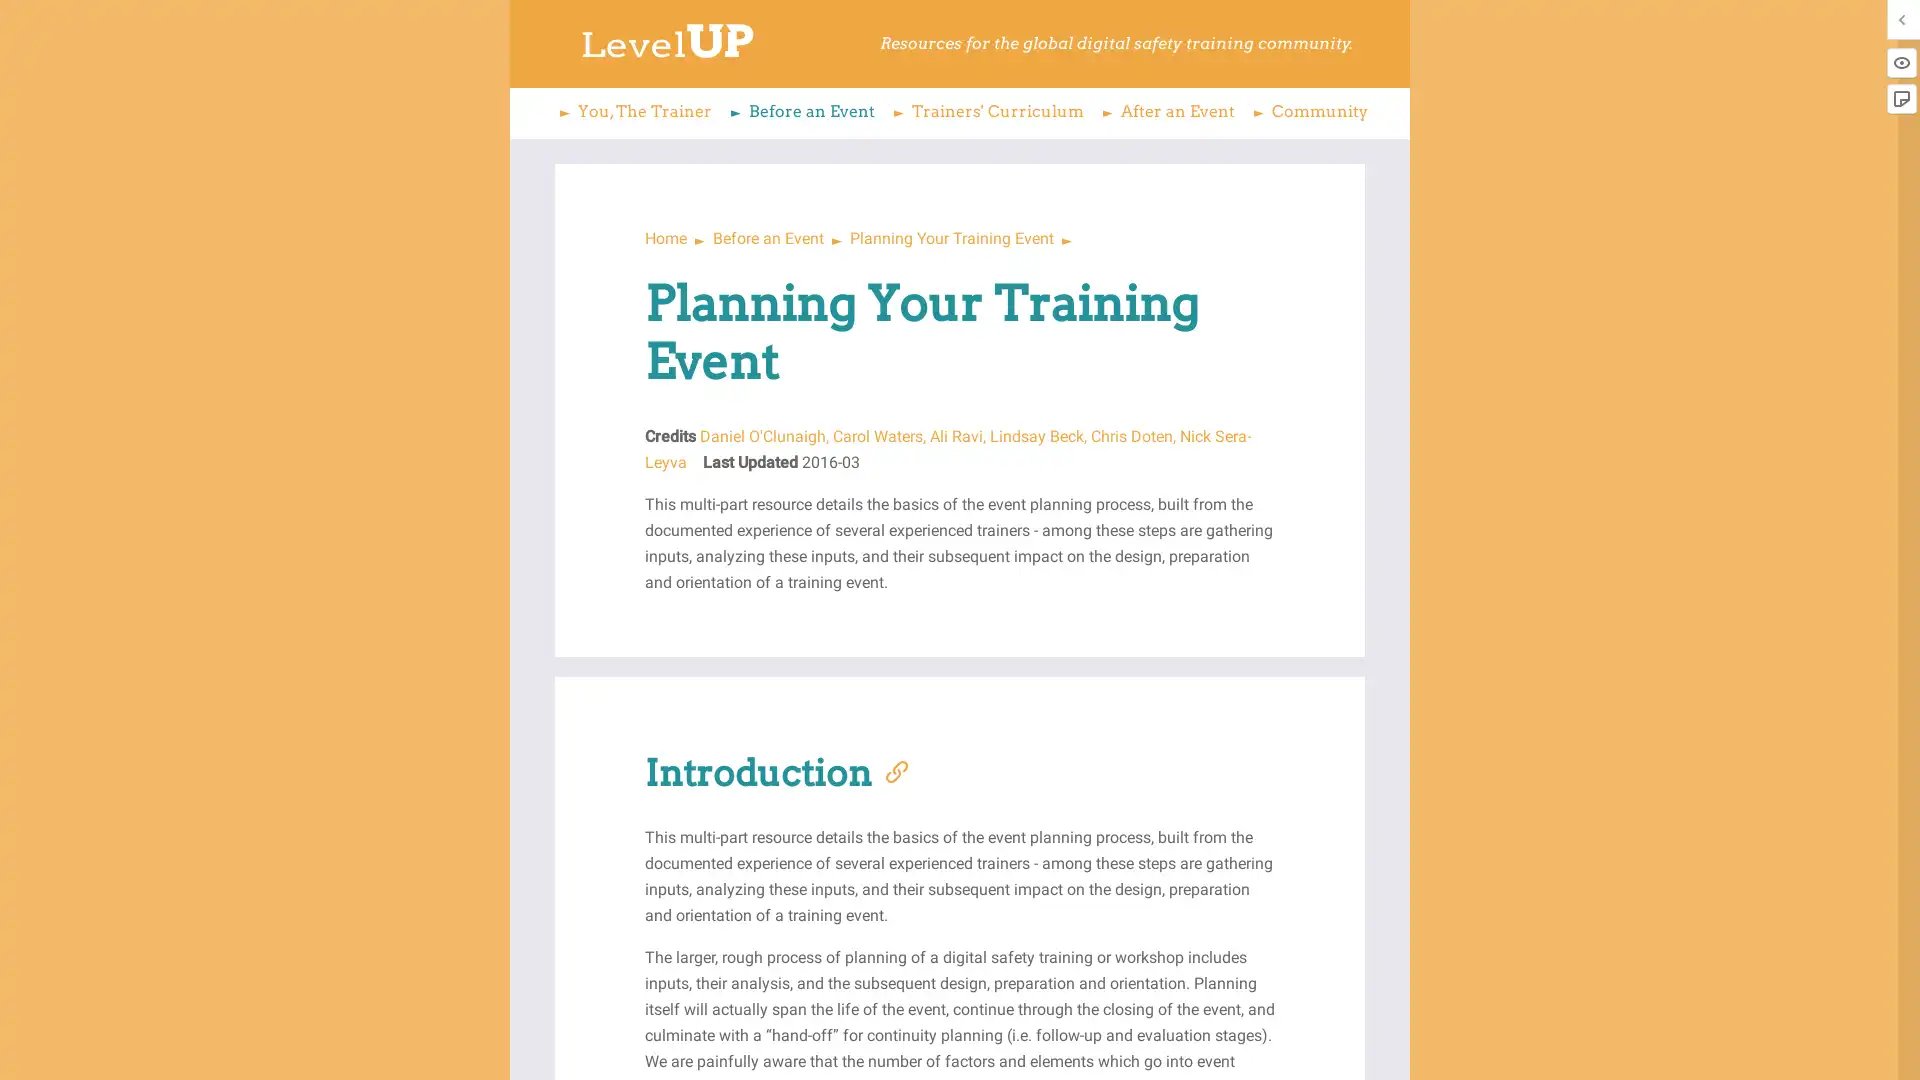  What do you see at coordinates (1900, 61) in the screenshot?
I see `Show highlights` at bounding box center [1900, 61].